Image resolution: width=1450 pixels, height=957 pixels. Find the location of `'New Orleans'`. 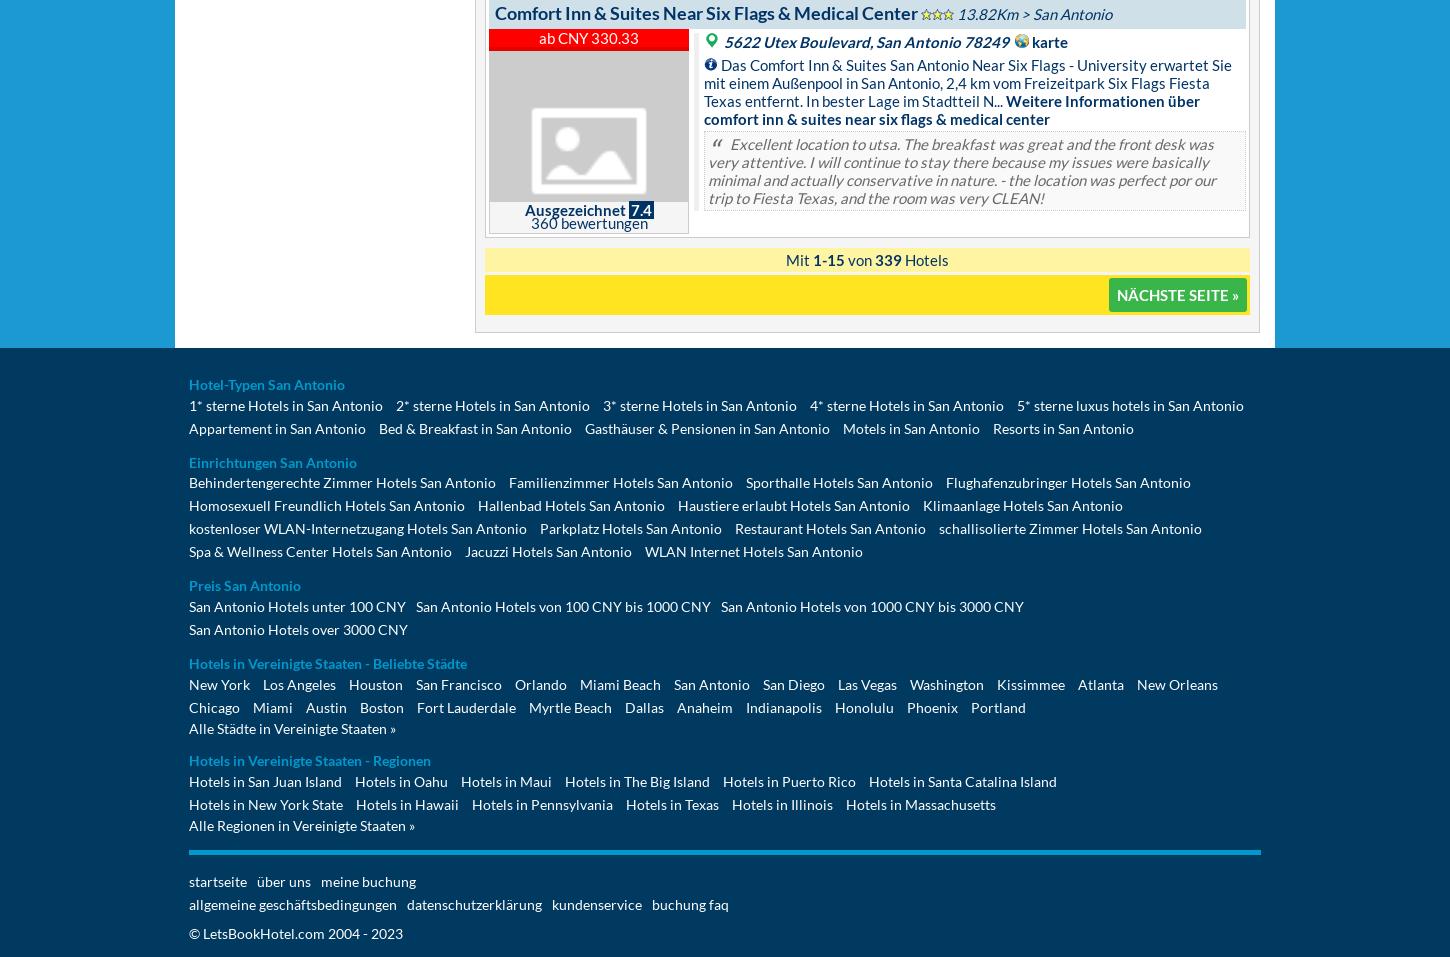

'New Orleans' is located at coordinates (1176, 684).